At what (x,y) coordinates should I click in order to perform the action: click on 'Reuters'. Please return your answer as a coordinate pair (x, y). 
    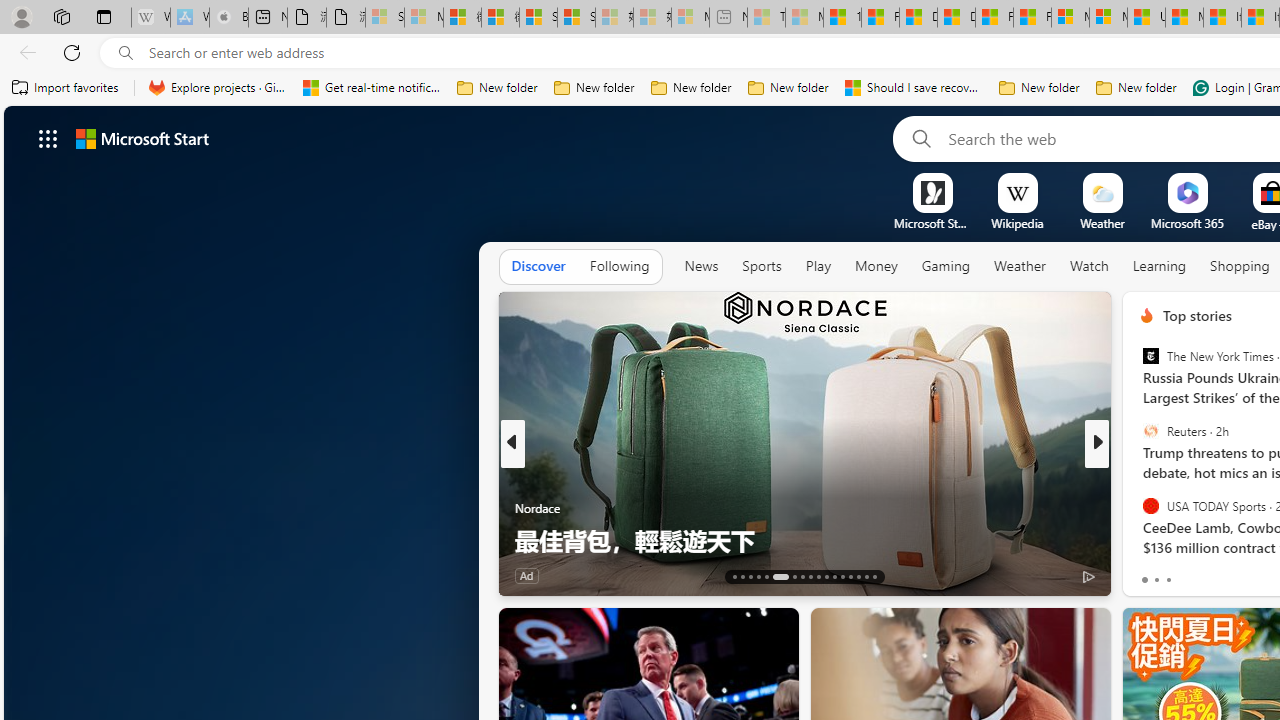
    Looking at the image, I should click on (1150, 430).